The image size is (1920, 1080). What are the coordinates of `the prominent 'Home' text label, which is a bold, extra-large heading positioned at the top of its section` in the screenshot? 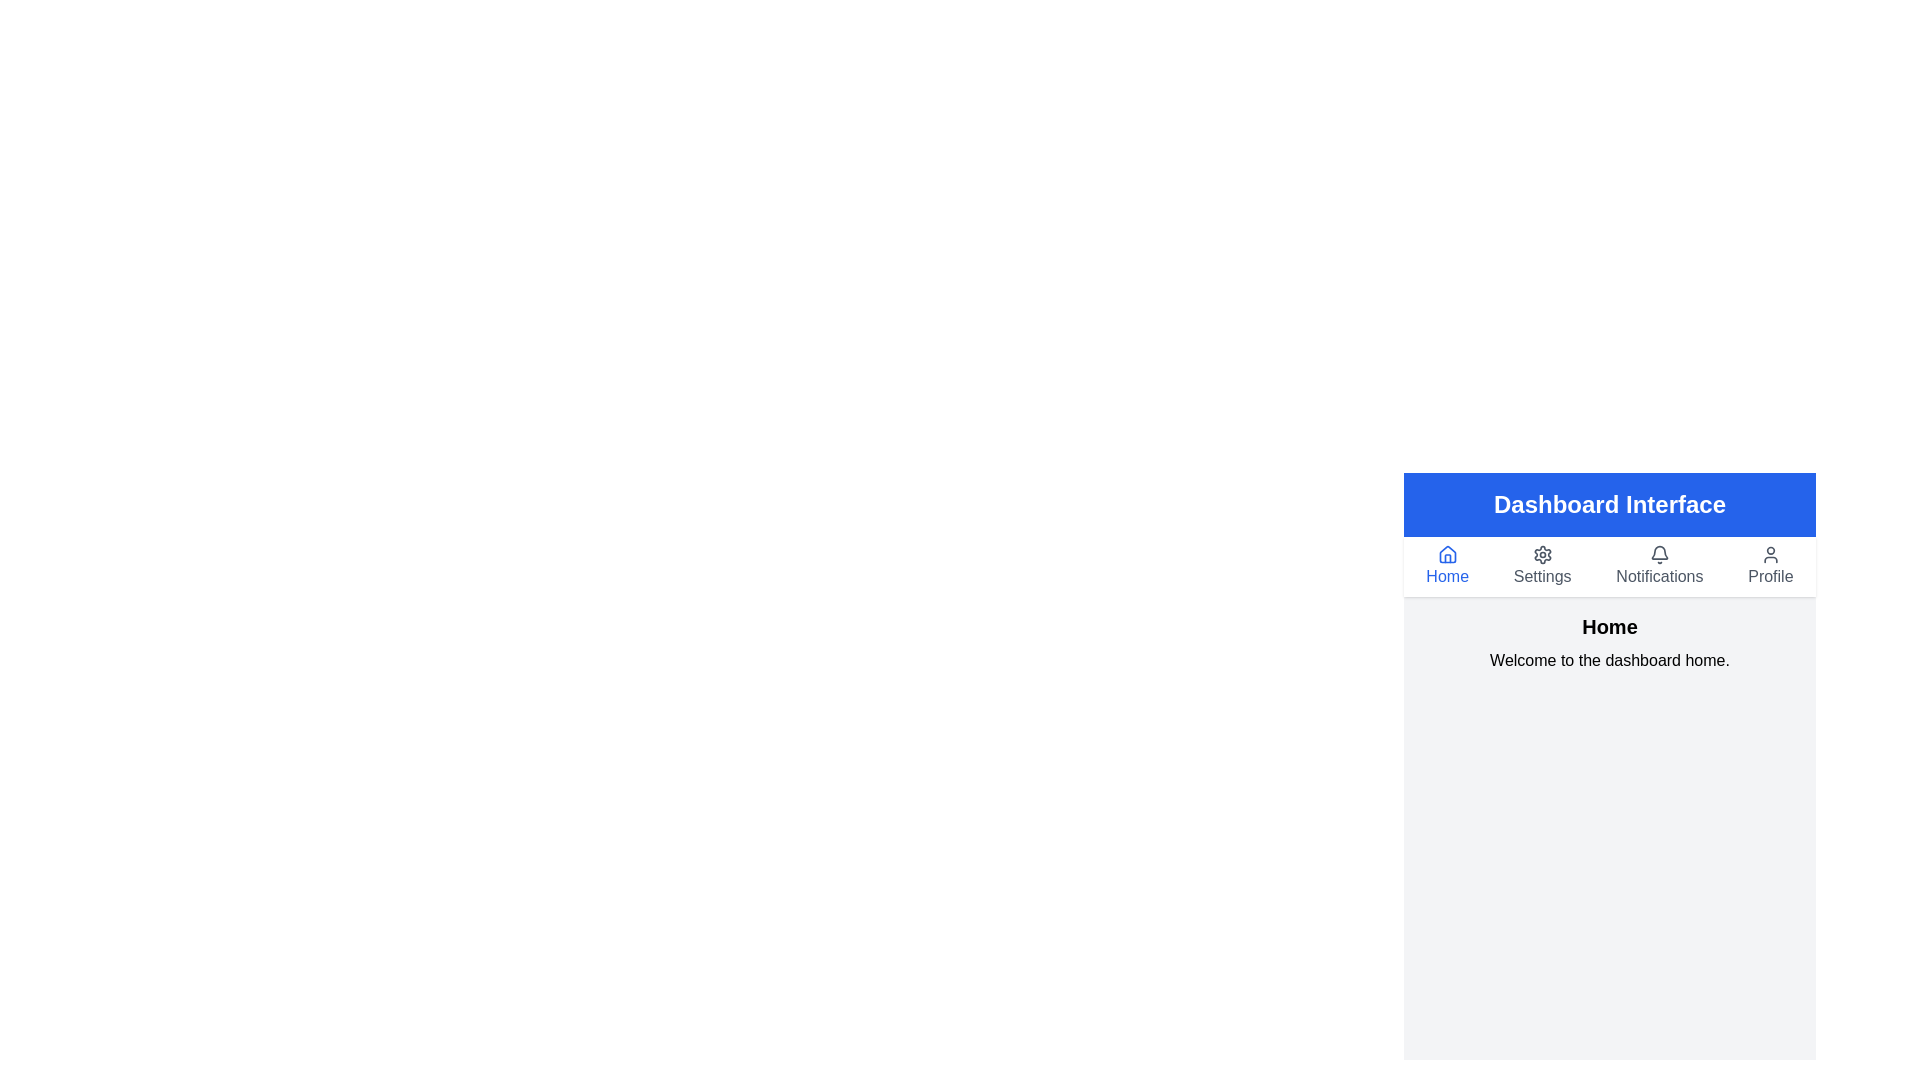 It's located at (1609, 626).